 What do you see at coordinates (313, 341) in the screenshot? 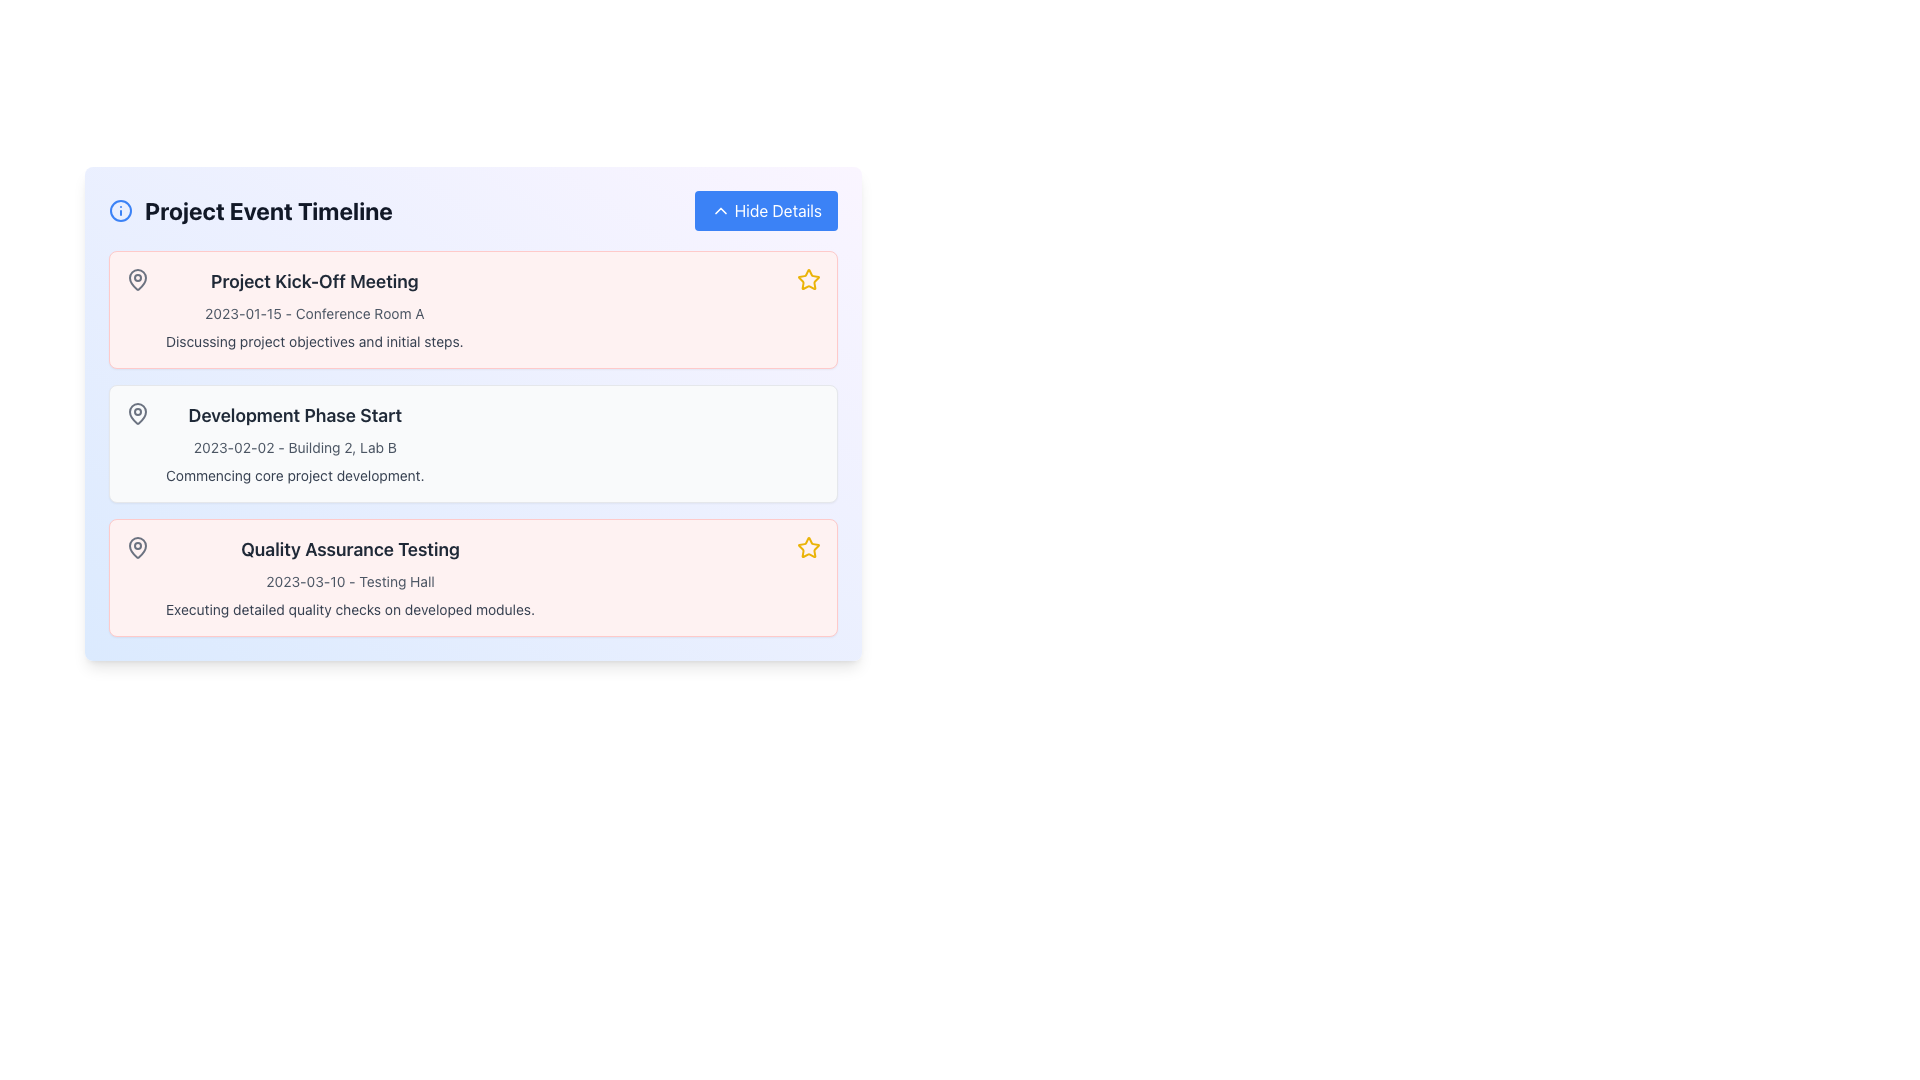
I see `the text label that reads 'Discussing project objectives and initial steps.' which is styled in a small gray font and located below the date and location details in the 'Project Kick-Off Meeting' section of the 'Project Event Timeline'` at bounding box center [313, 341].